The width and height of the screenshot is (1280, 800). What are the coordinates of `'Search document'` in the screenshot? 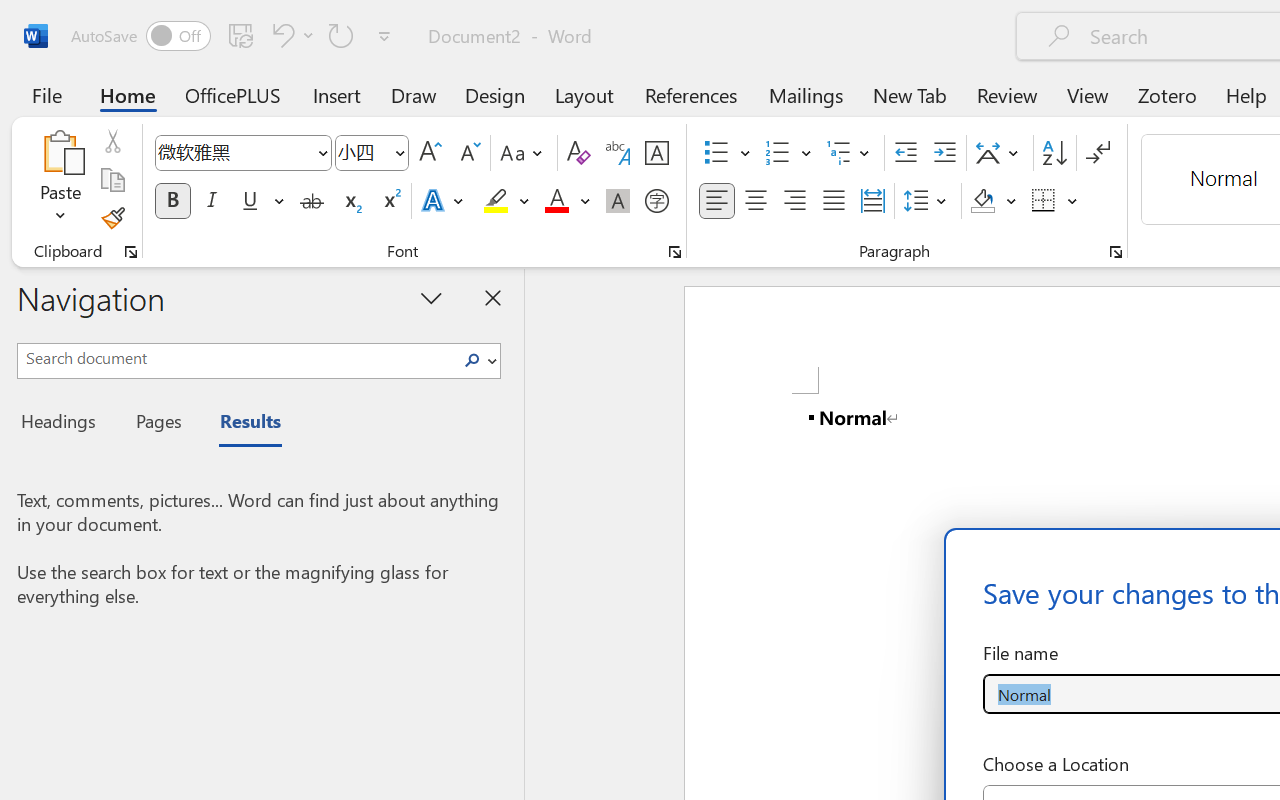 It's located at (237, 358).